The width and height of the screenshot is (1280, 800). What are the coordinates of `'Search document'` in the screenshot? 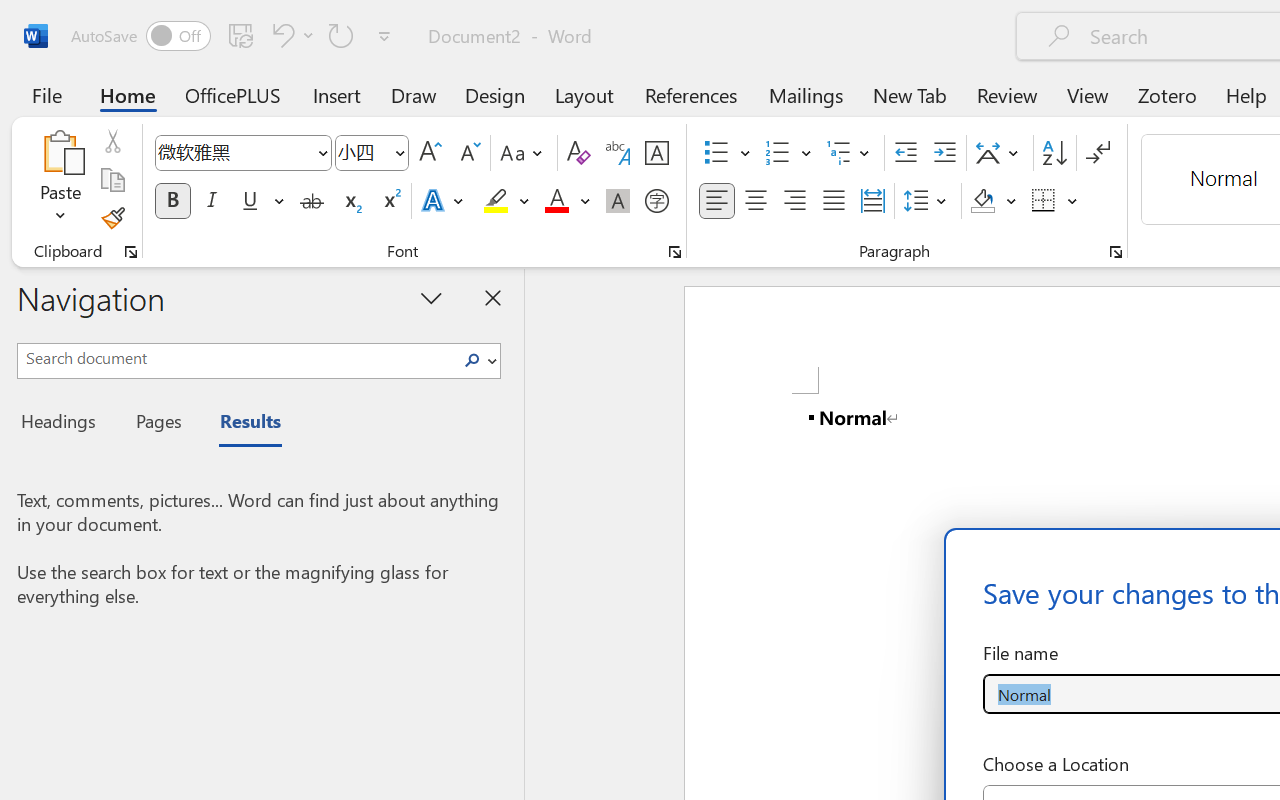 It's located at (237, 358).